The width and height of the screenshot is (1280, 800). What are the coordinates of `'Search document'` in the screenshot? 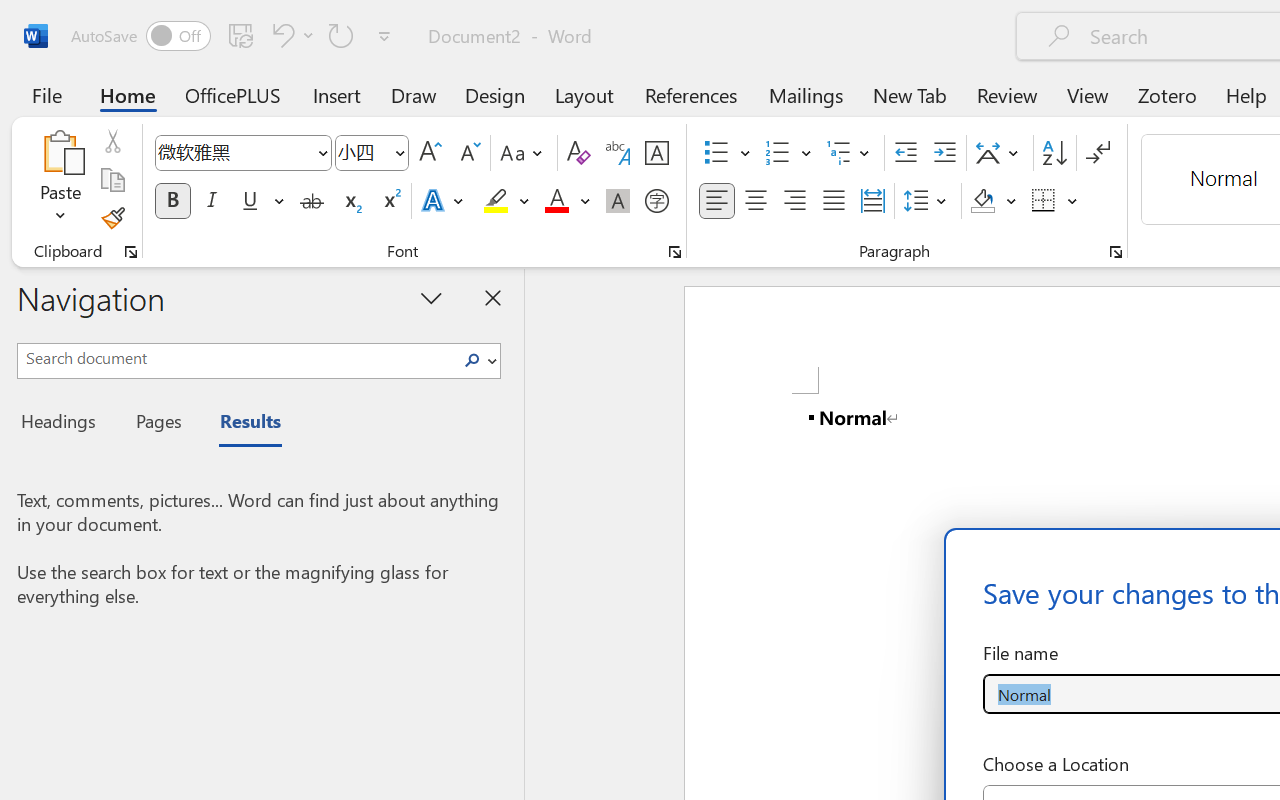 It's located at (237, 358).